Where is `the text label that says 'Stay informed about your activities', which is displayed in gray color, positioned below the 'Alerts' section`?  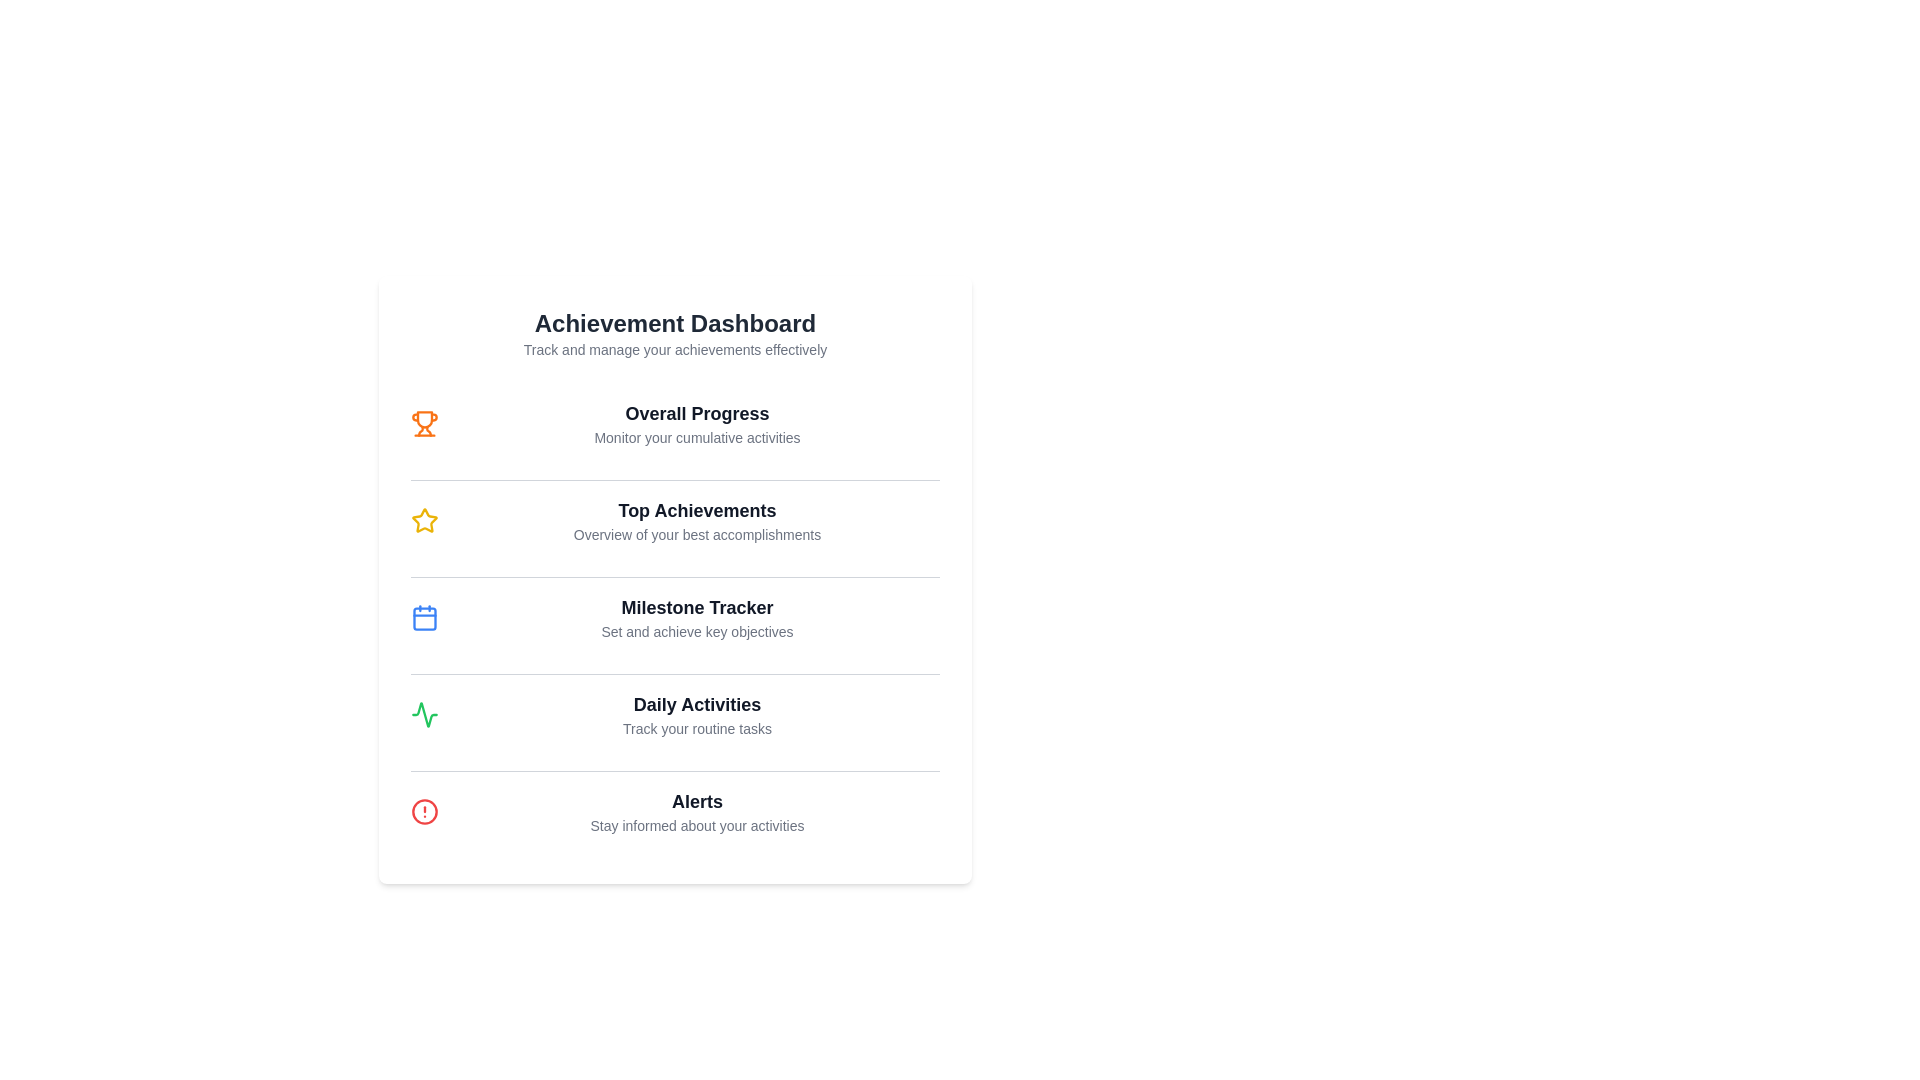 the text label that says 'Stay informed about your activities', which is displayed in gray color, positioned below the 'Alerts' section is located at coordinates (697, 825).